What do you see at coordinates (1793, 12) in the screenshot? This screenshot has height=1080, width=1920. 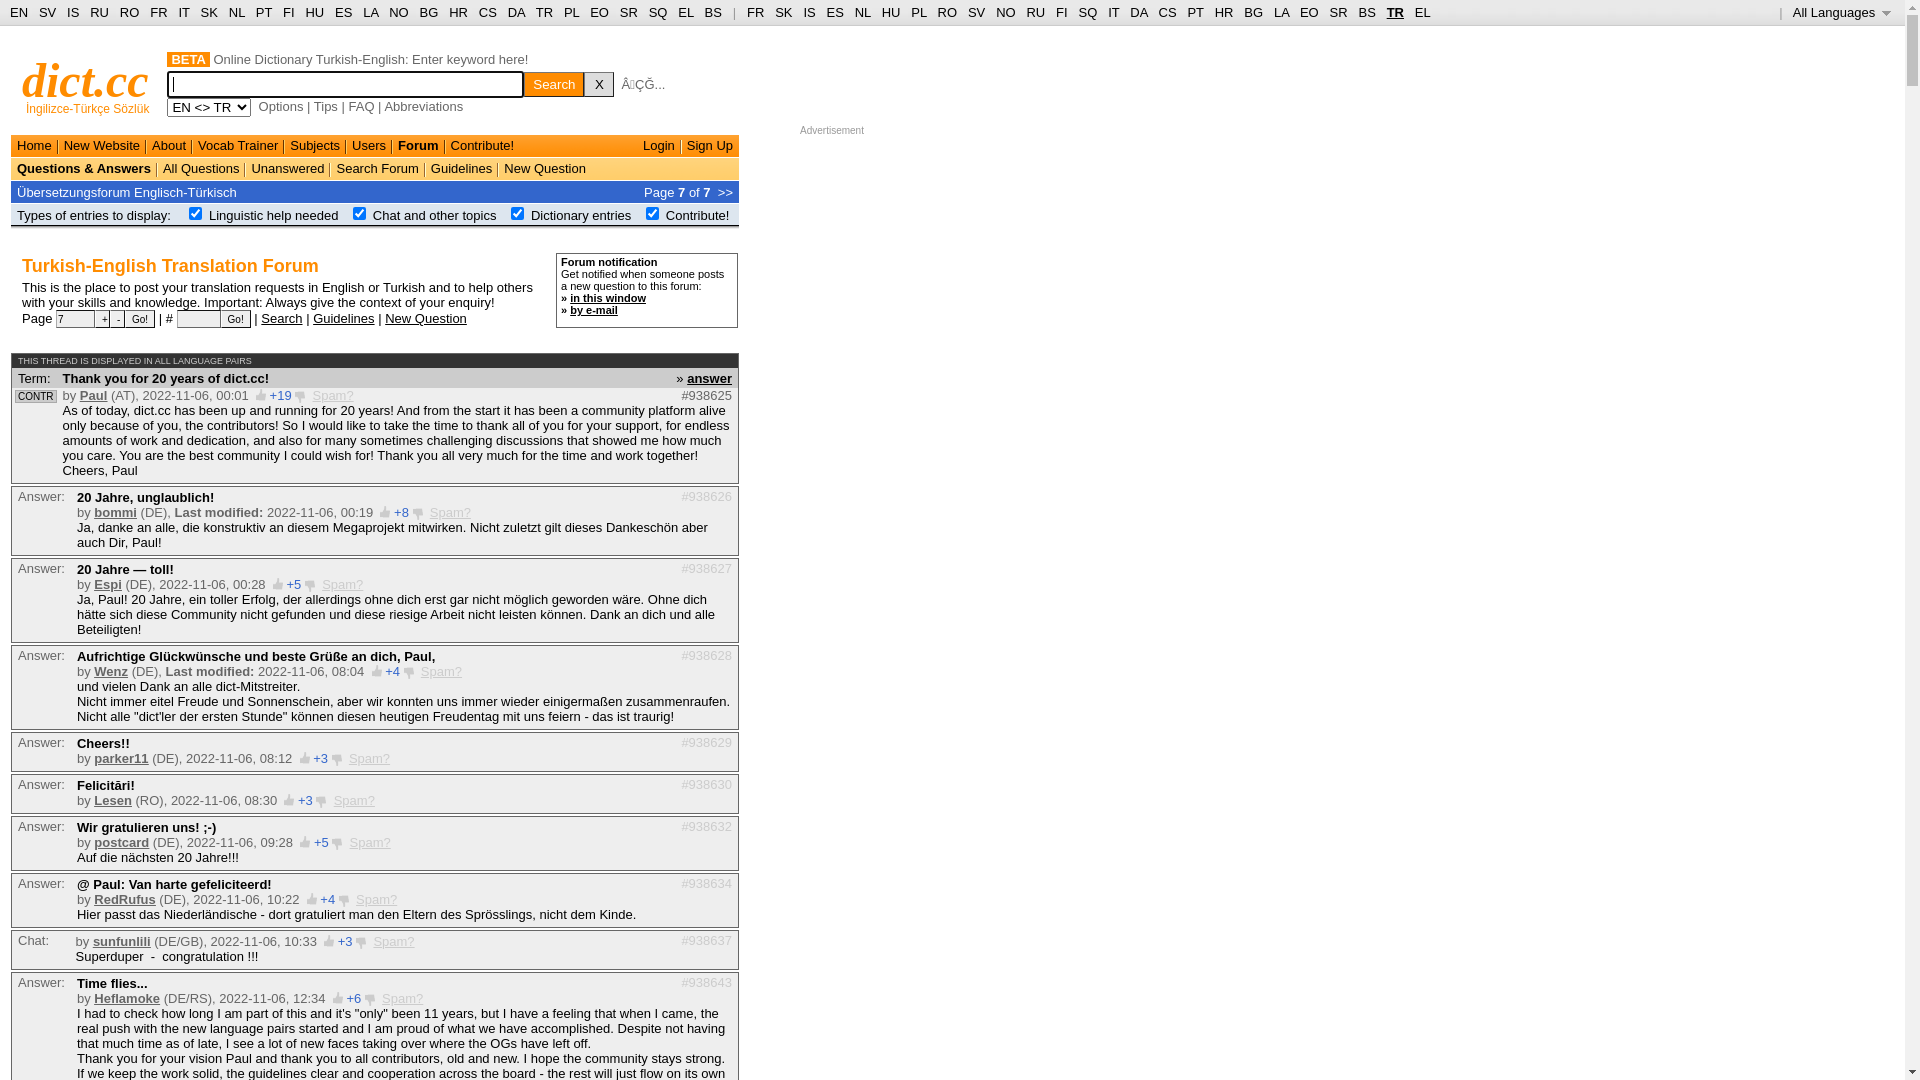 I see `'All Languages '` at bounding box center [1793, 12].